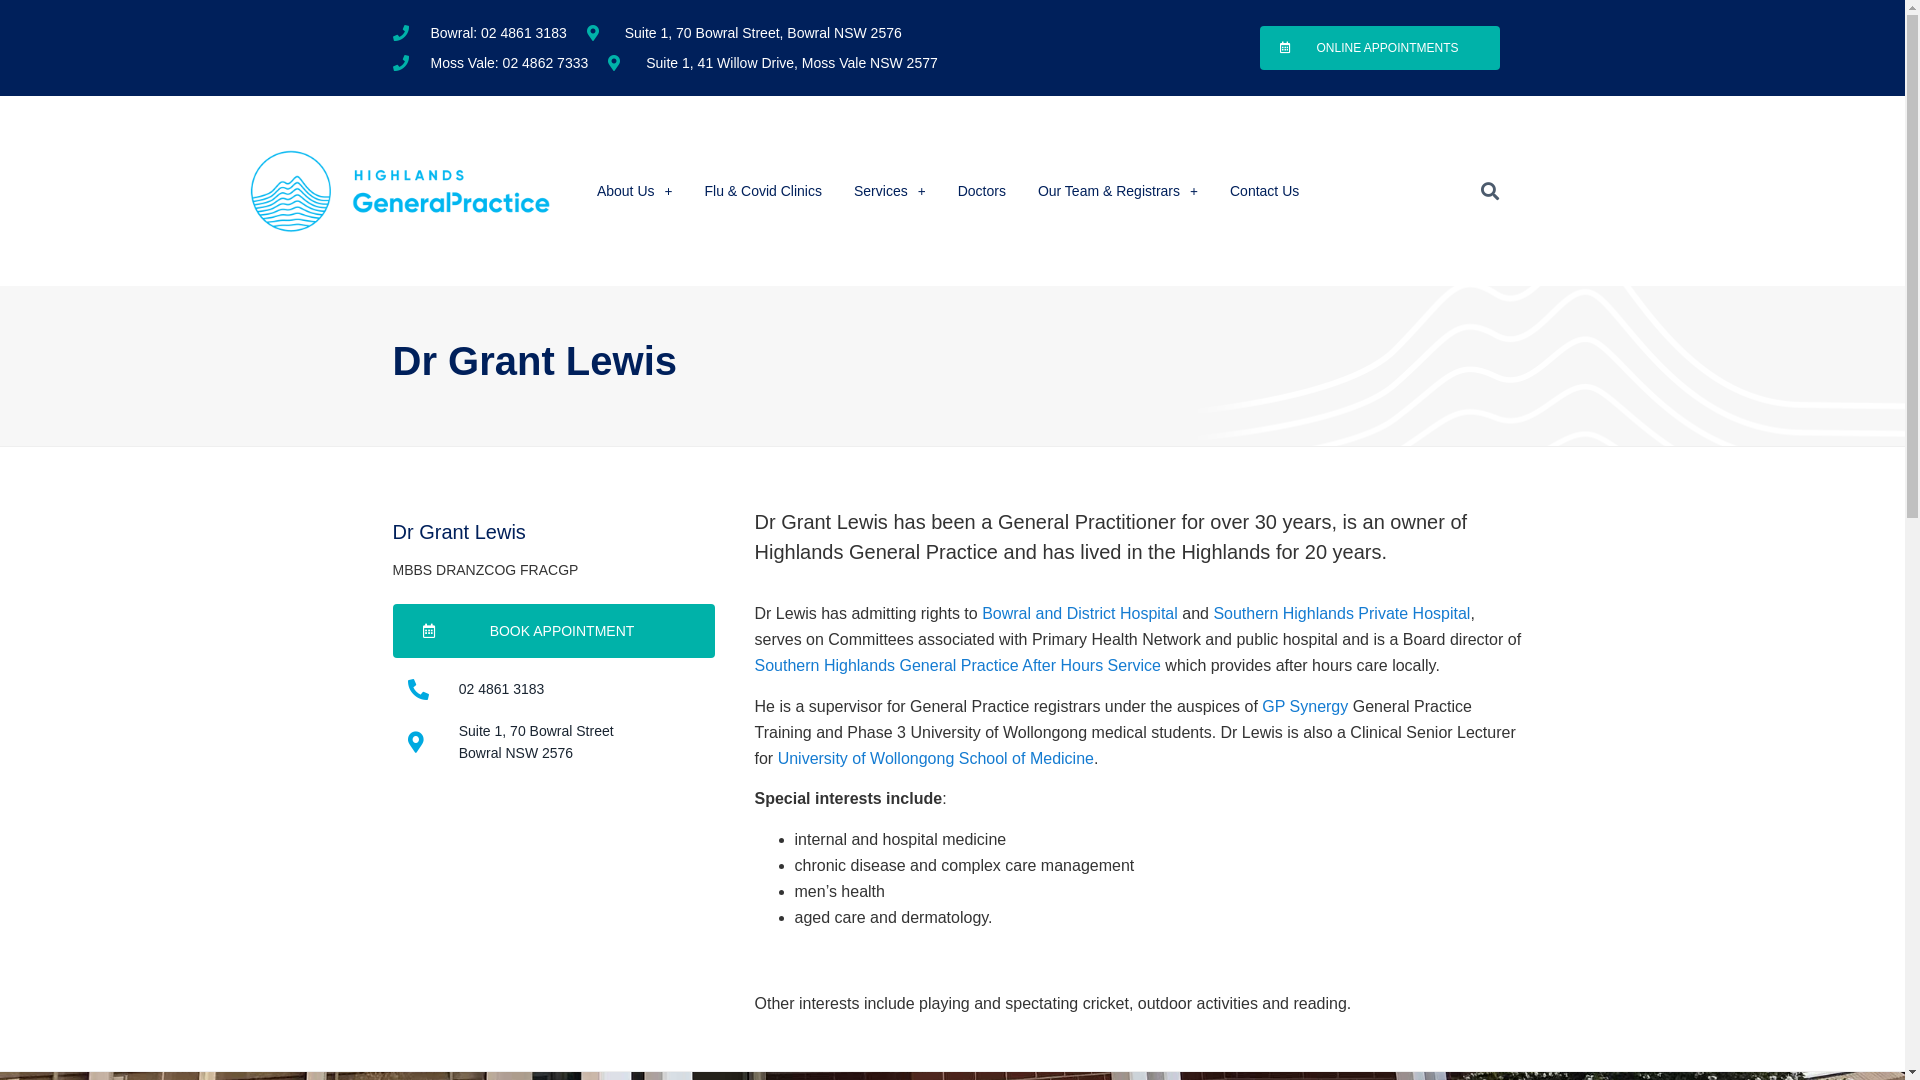  I want to click on 'Contact Us', so click(1263, 191).